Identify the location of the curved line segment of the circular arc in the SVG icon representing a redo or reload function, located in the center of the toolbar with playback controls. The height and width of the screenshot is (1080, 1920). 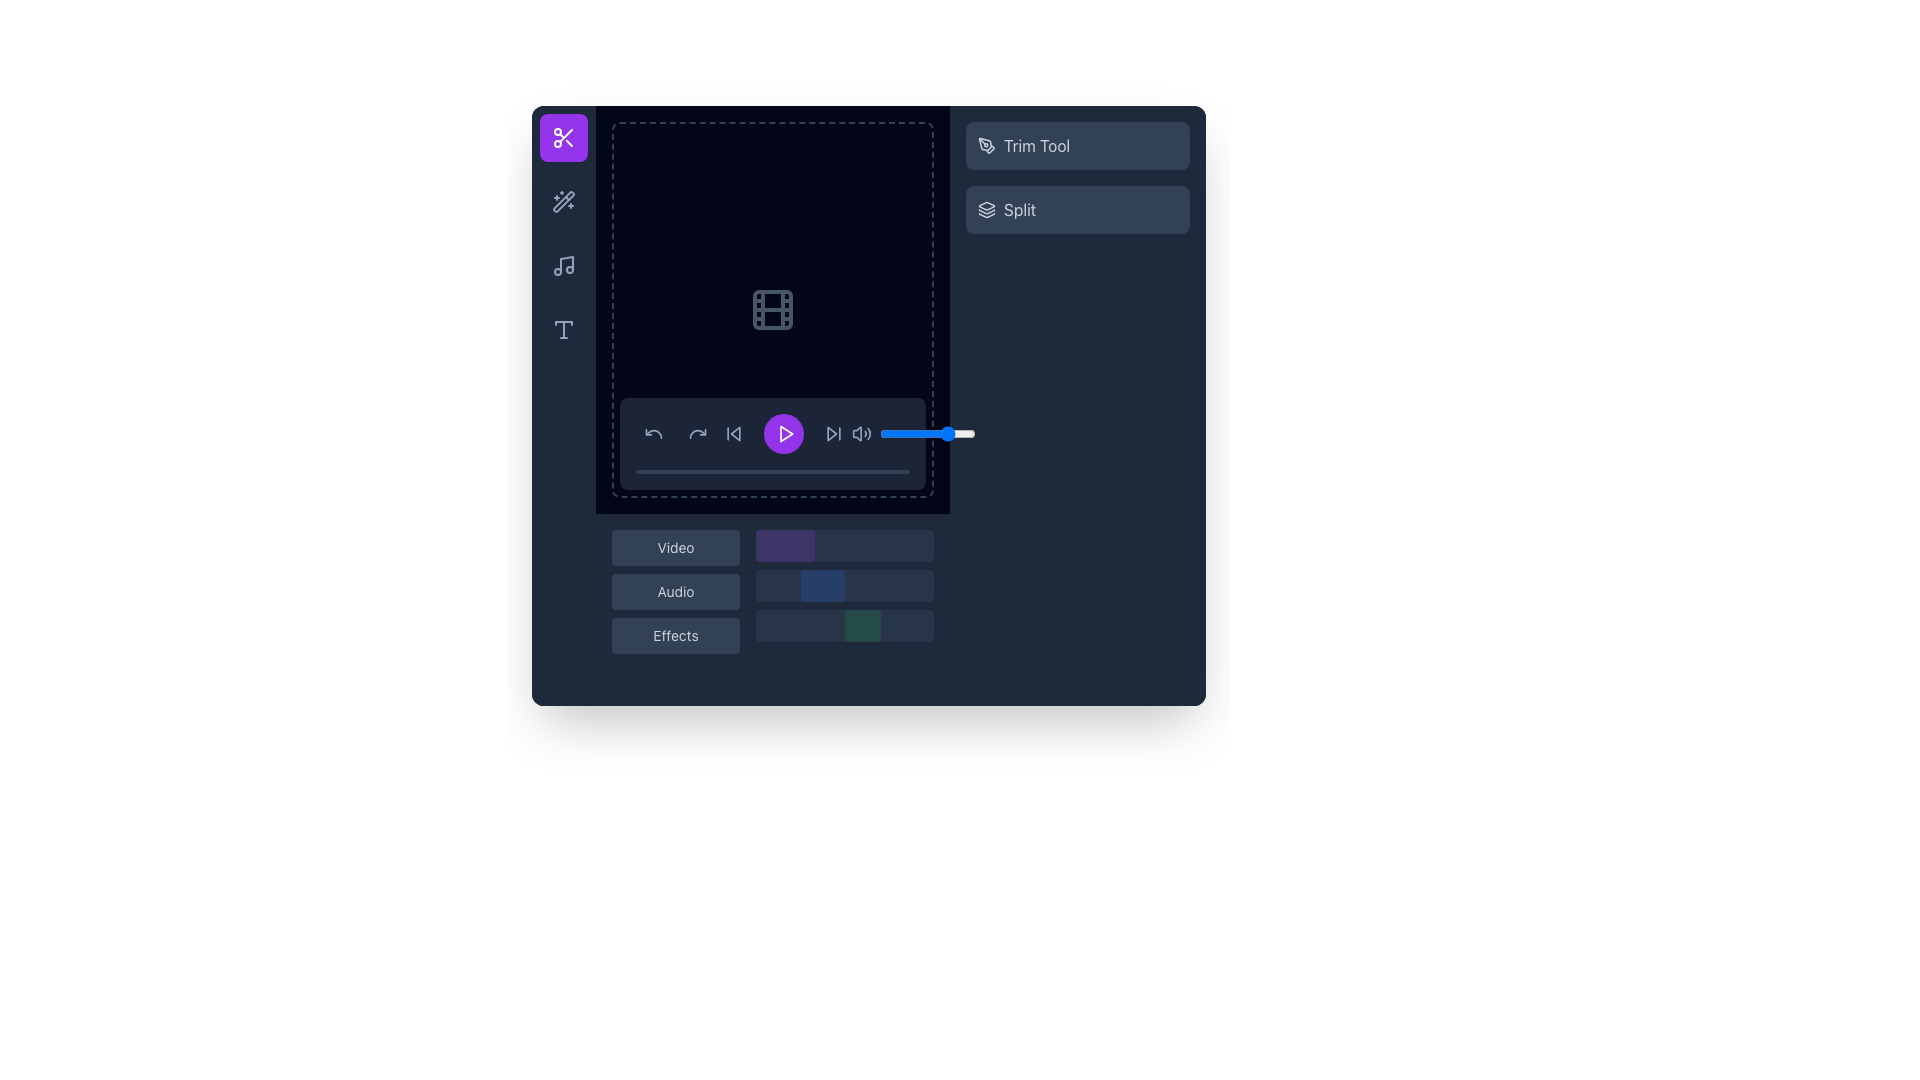
(697, 433).